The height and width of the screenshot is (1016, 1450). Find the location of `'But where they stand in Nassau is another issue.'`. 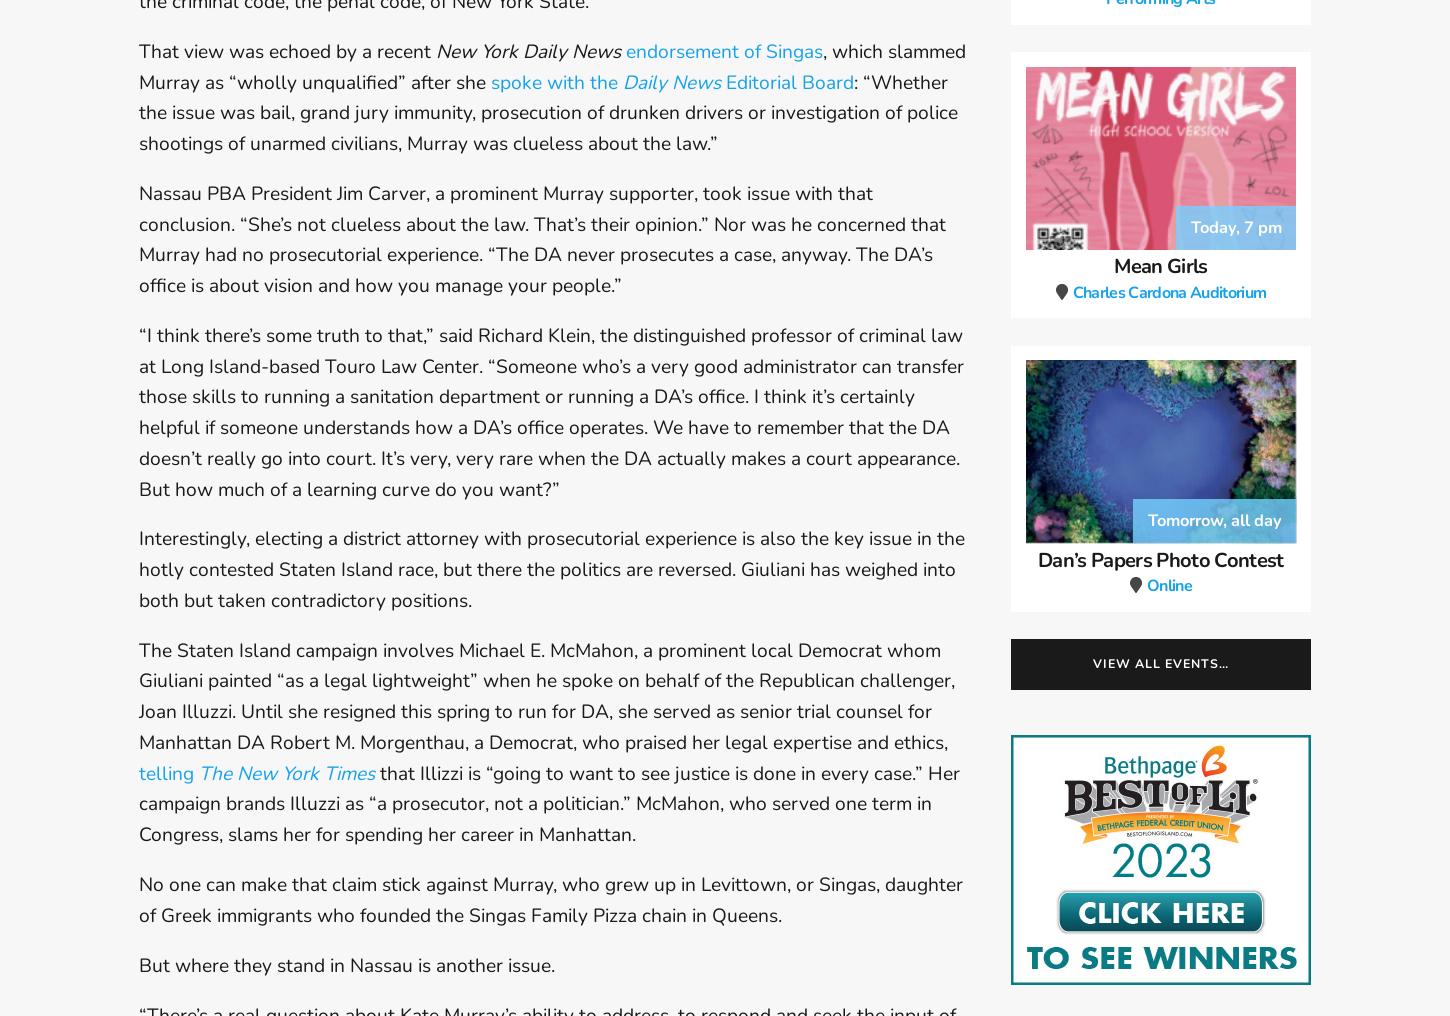

'But where they stand in Nassau is another issue.' is located at coordinates (346, 964).